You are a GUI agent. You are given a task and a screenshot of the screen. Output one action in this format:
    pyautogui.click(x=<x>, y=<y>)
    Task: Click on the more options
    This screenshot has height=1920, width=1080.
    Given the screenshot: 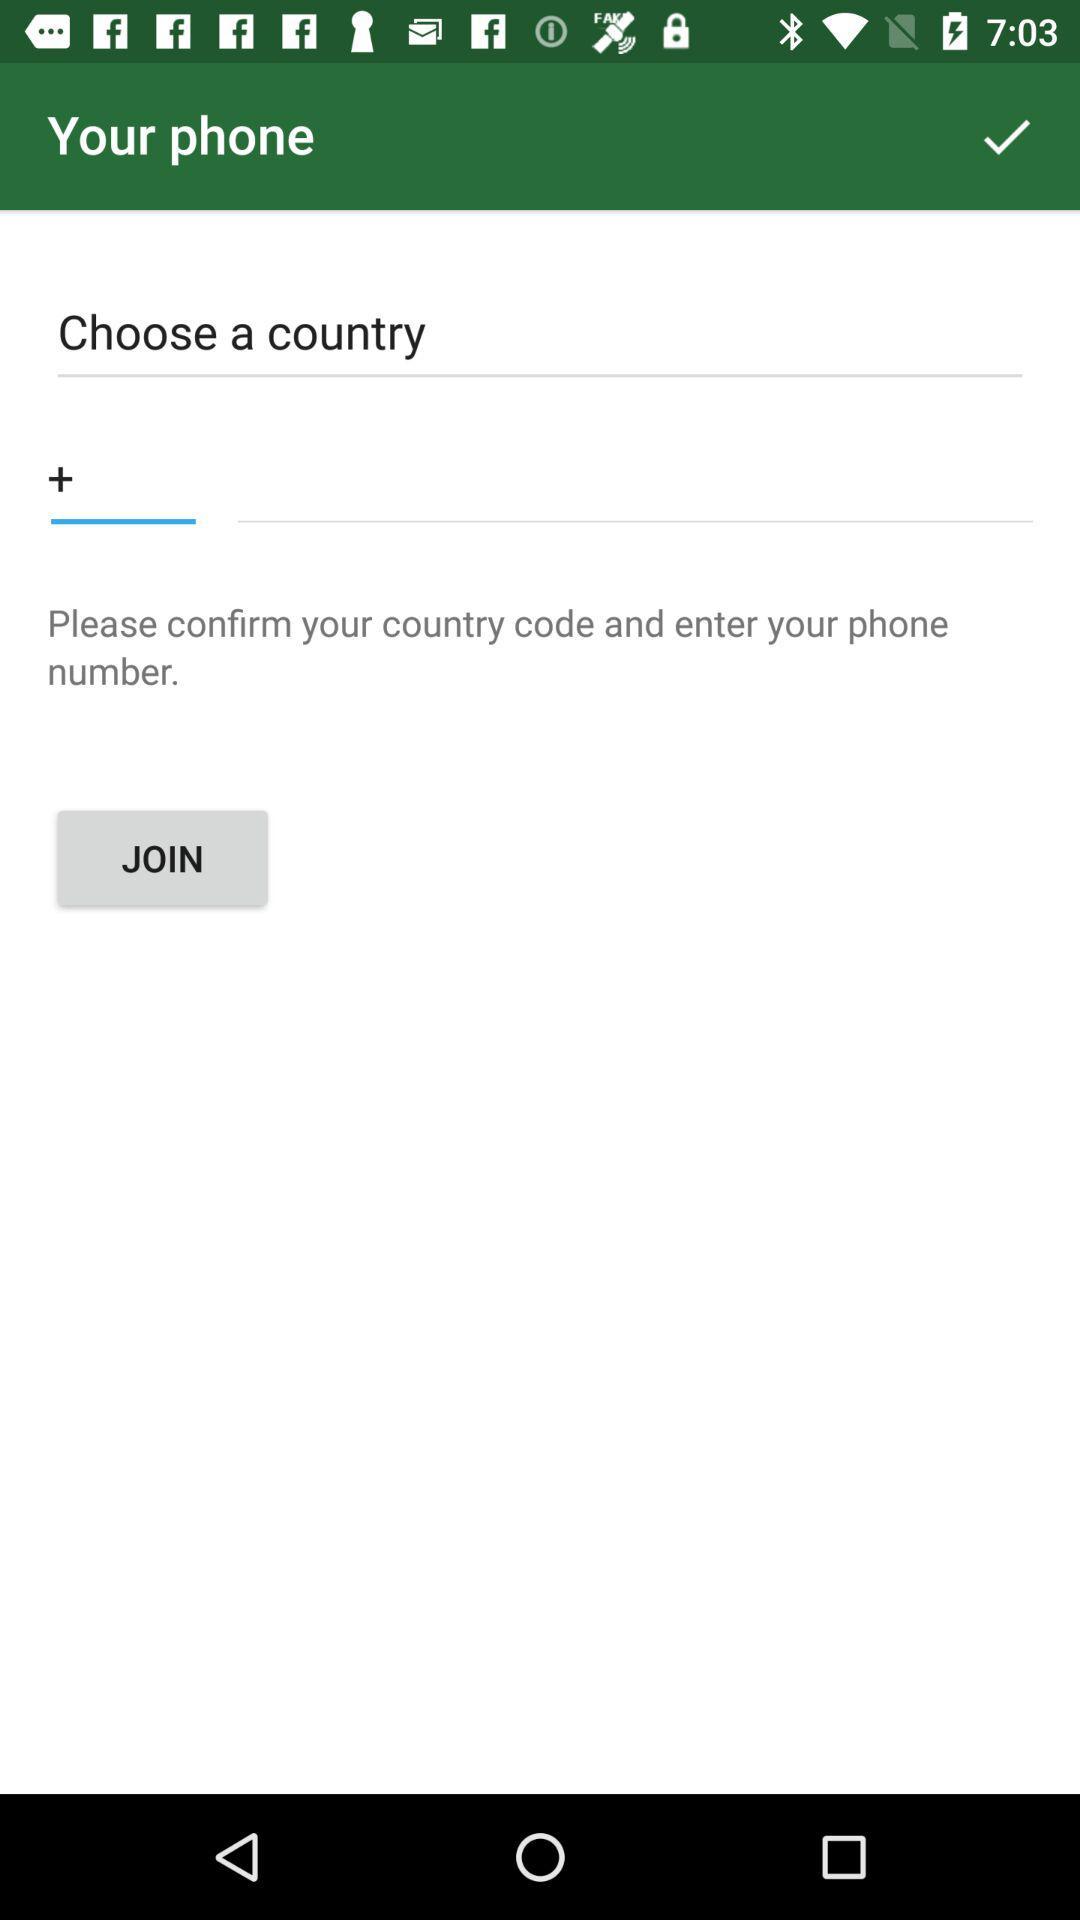 What is the action you would take?
    pyautogui.click(x=123, y=475)
    